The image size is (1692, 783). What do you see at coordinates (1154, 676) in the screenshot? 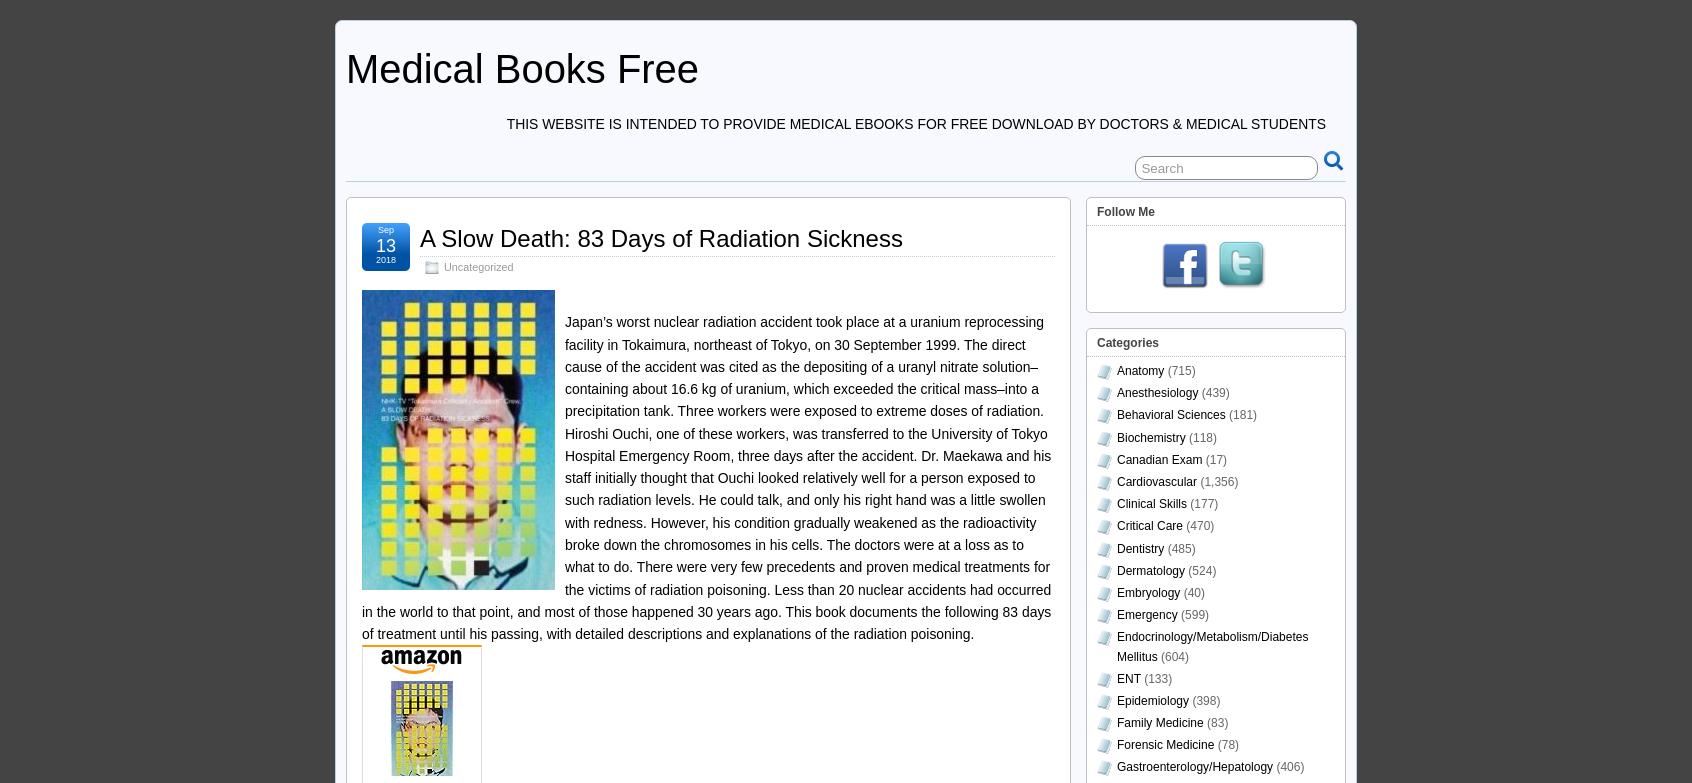
I see `'(133)'` at bounding box center [1154, 676].